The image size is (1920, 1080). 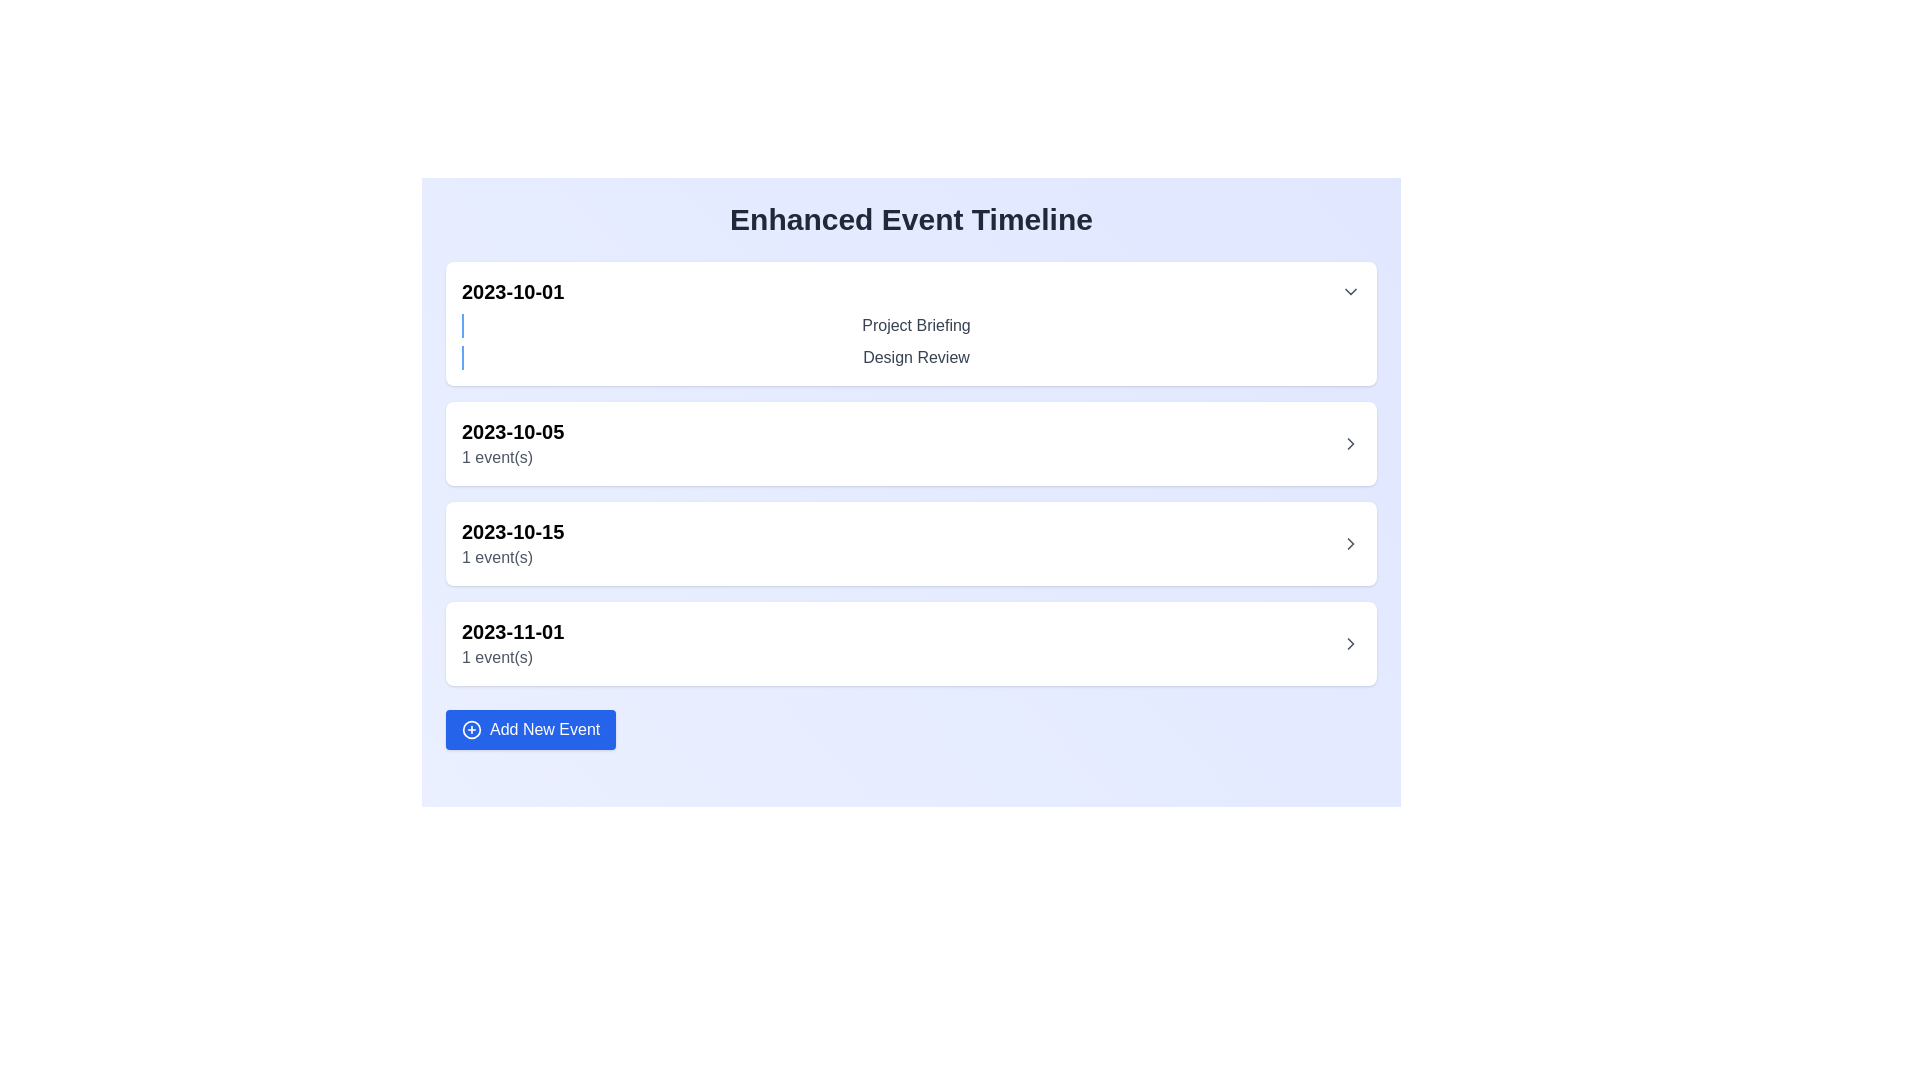 I want to click on the text label displaying 'Project Briefing' in gray font, which is positioned in the timeline layout under the date '2023-10-01', so click(x=915, y=325).